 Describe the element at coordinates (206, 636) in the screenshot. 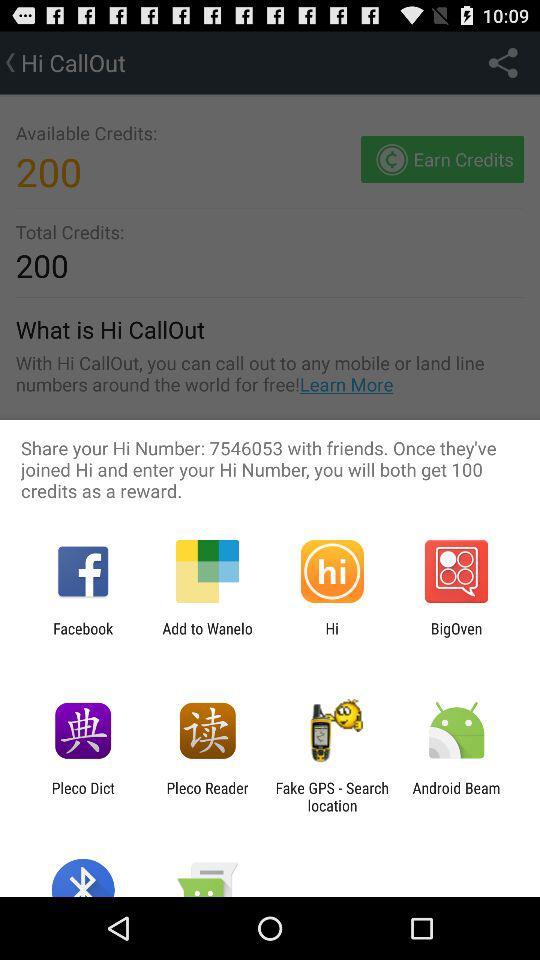

I see `the app next to facebook item` at that location.